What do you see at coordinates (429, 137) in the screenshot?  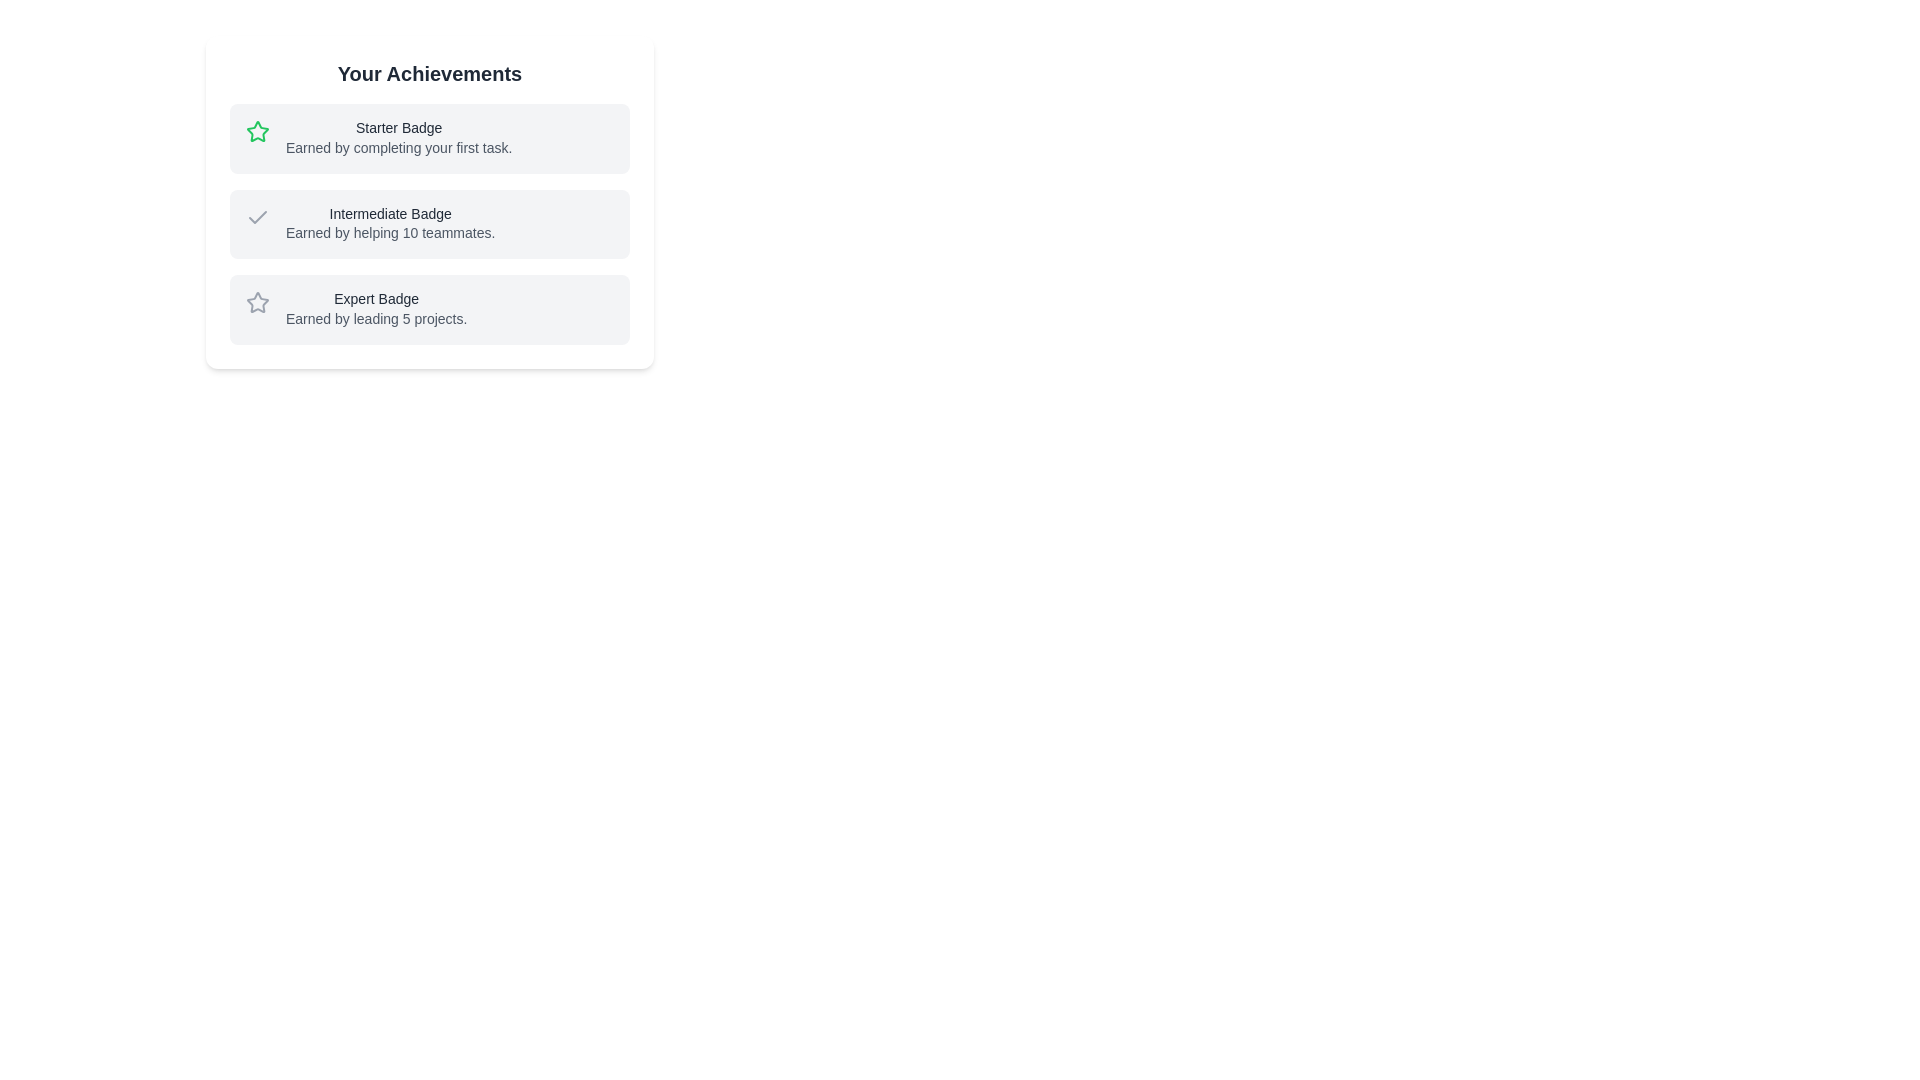 I see `the Achievement Badge that has a gray background, a green star icon, and the text 'Starter Badge' followed by 'Earned by completing your first task.'` at bounding box center [429, 137].